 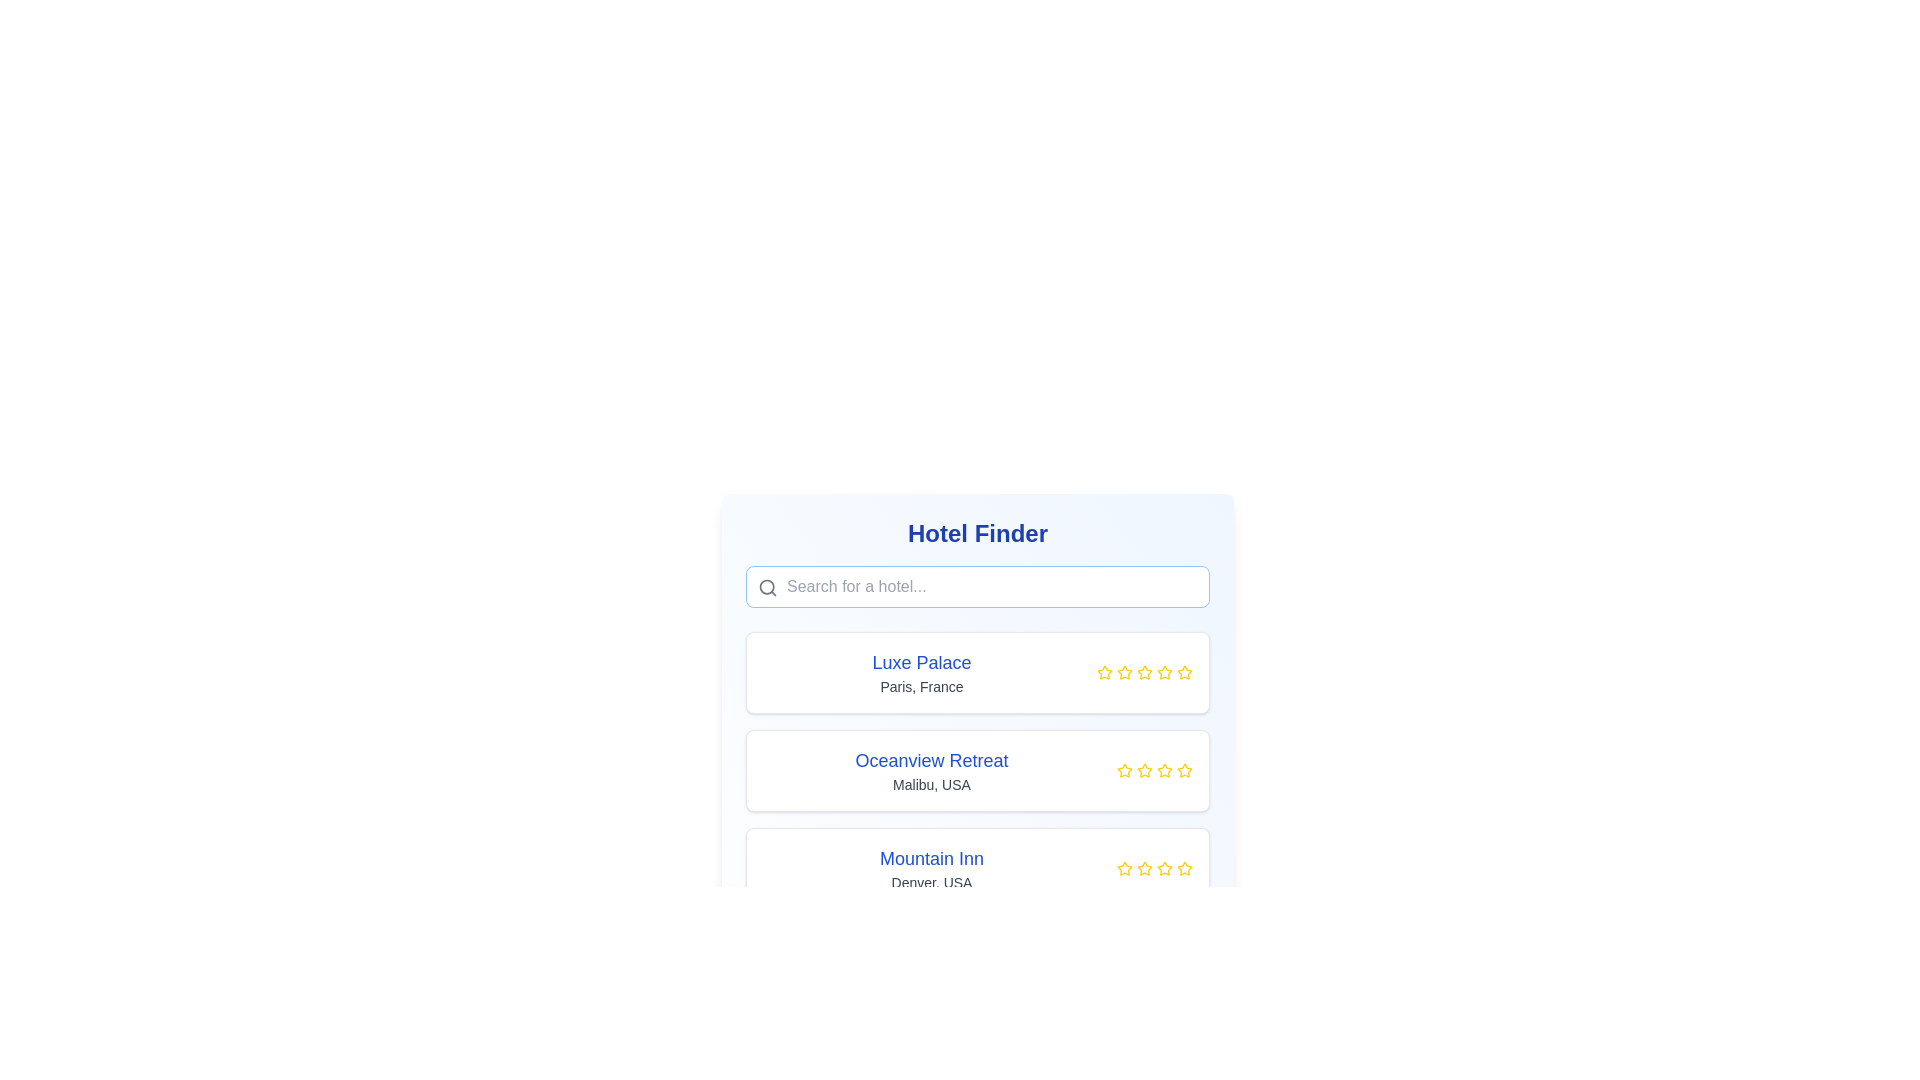 I want to click on the third star icon for rating, which has a yellow border and a transparent center, located to the right of the 'Oceanview Retreat' entry in the second row of the list, so click(x=1185, y=769).